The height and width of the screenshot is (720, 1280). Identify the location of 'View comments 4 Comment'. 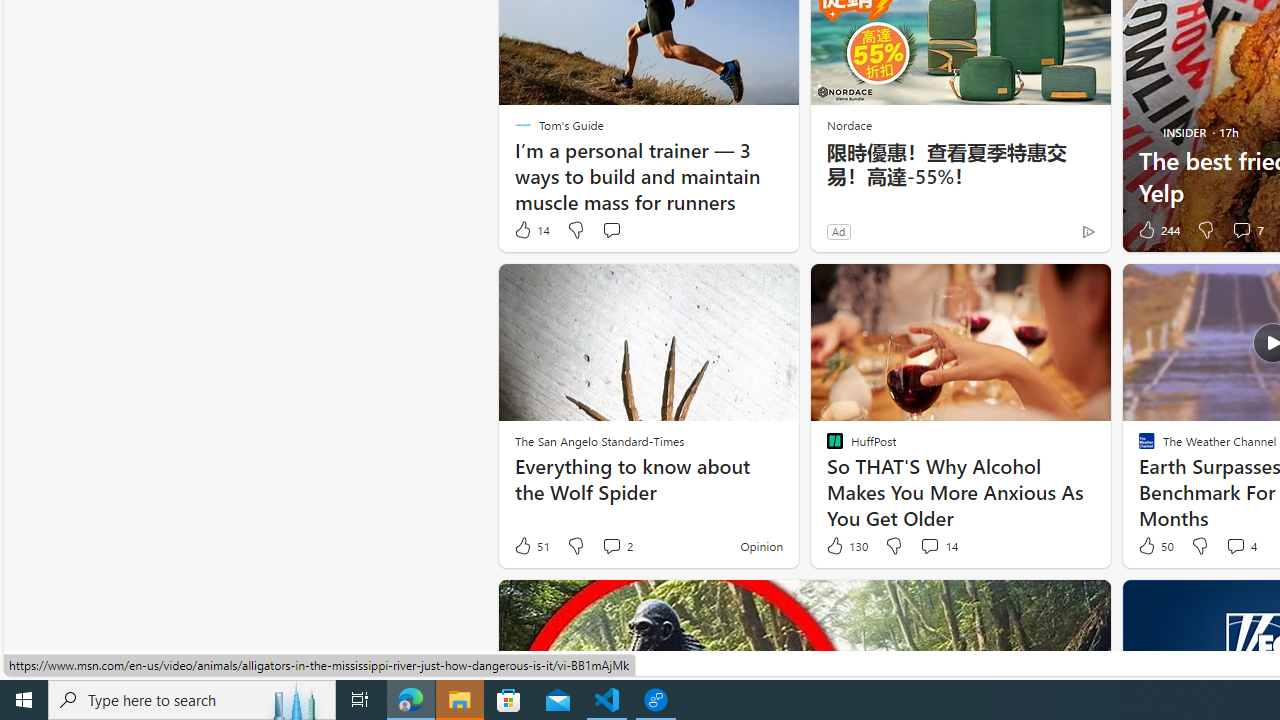
(1239, 546).